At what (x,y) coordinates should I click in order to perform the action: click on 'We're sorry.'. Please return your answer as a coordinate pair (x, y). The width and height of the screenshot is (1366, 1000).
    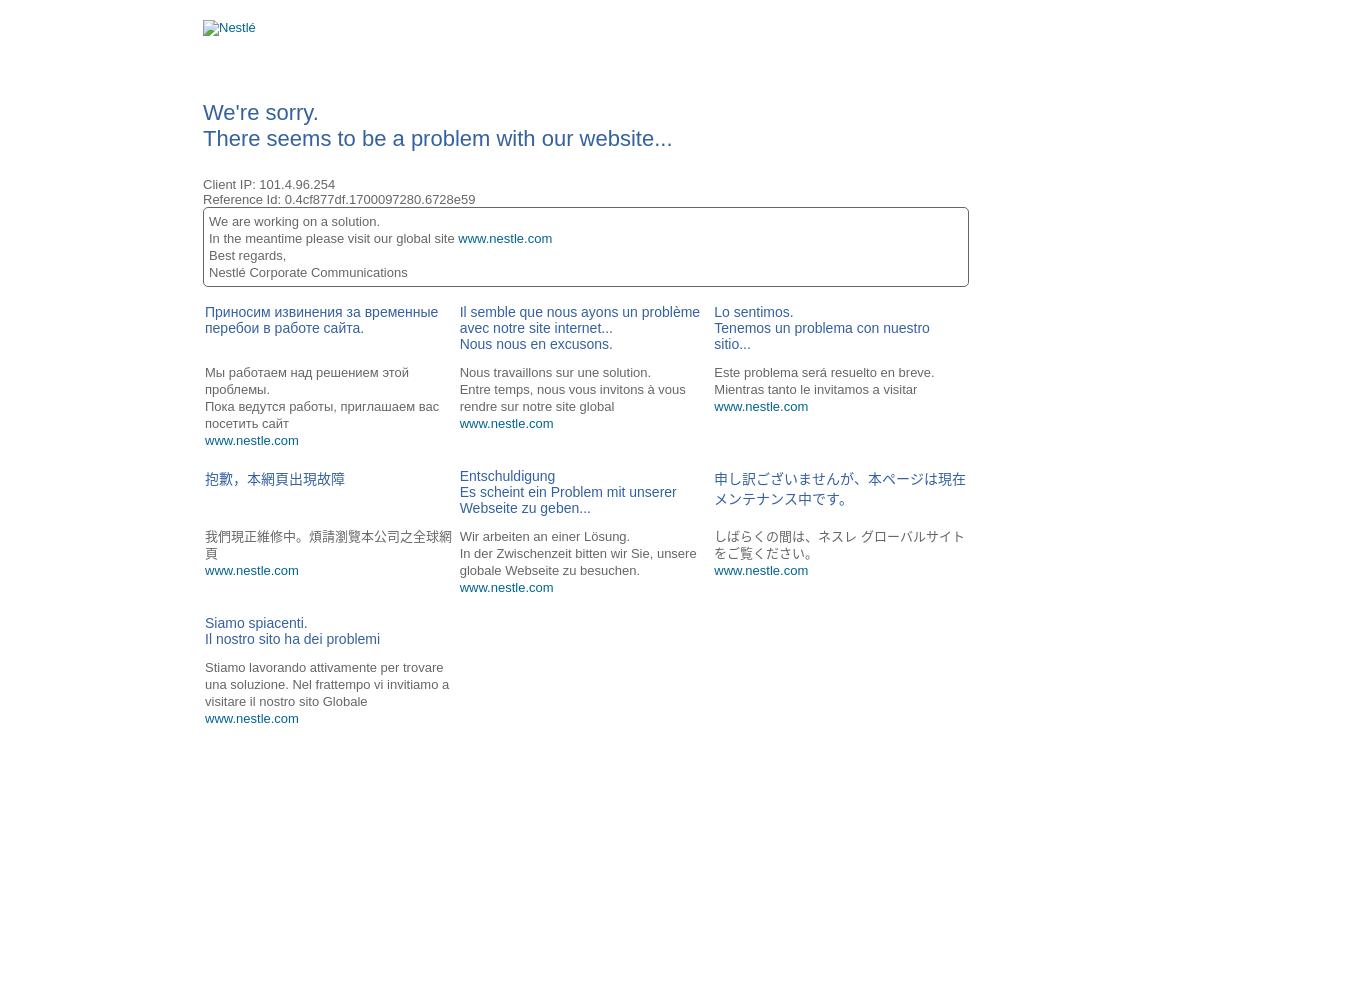
    Looking at the image, I should click on (260, 111).